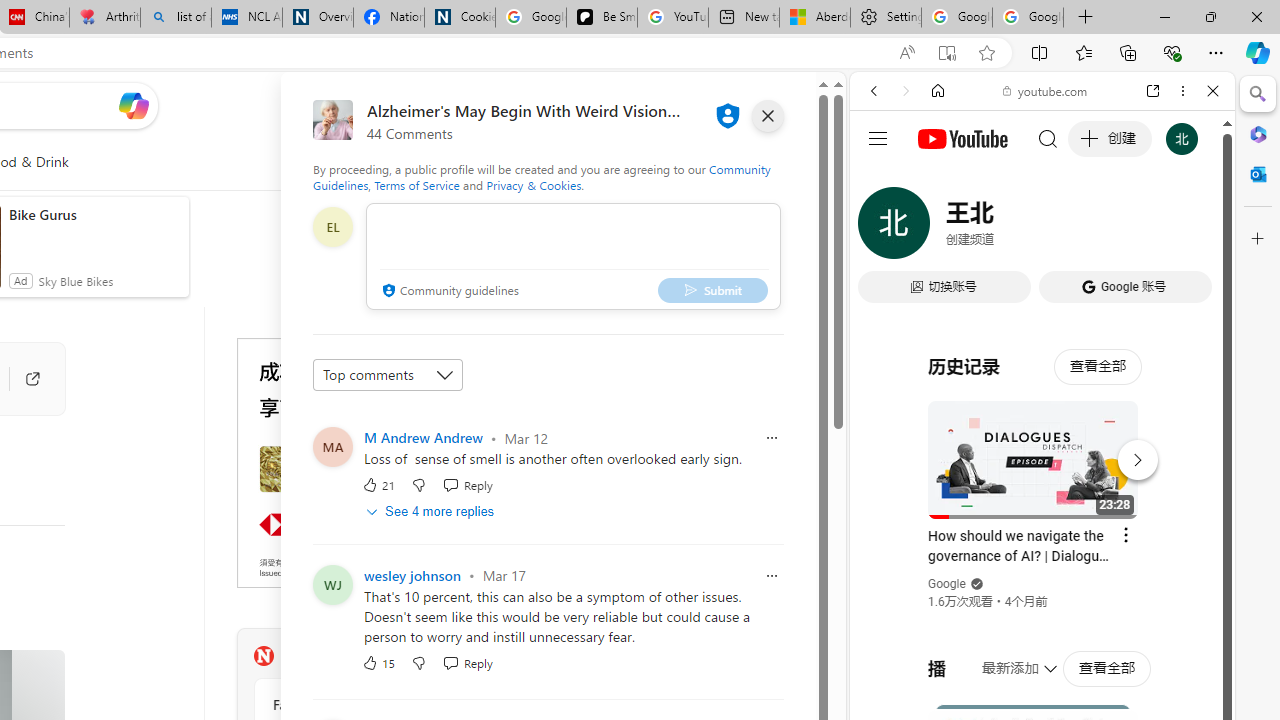  I want to click on 'youtube.com', so click(1045, 91).